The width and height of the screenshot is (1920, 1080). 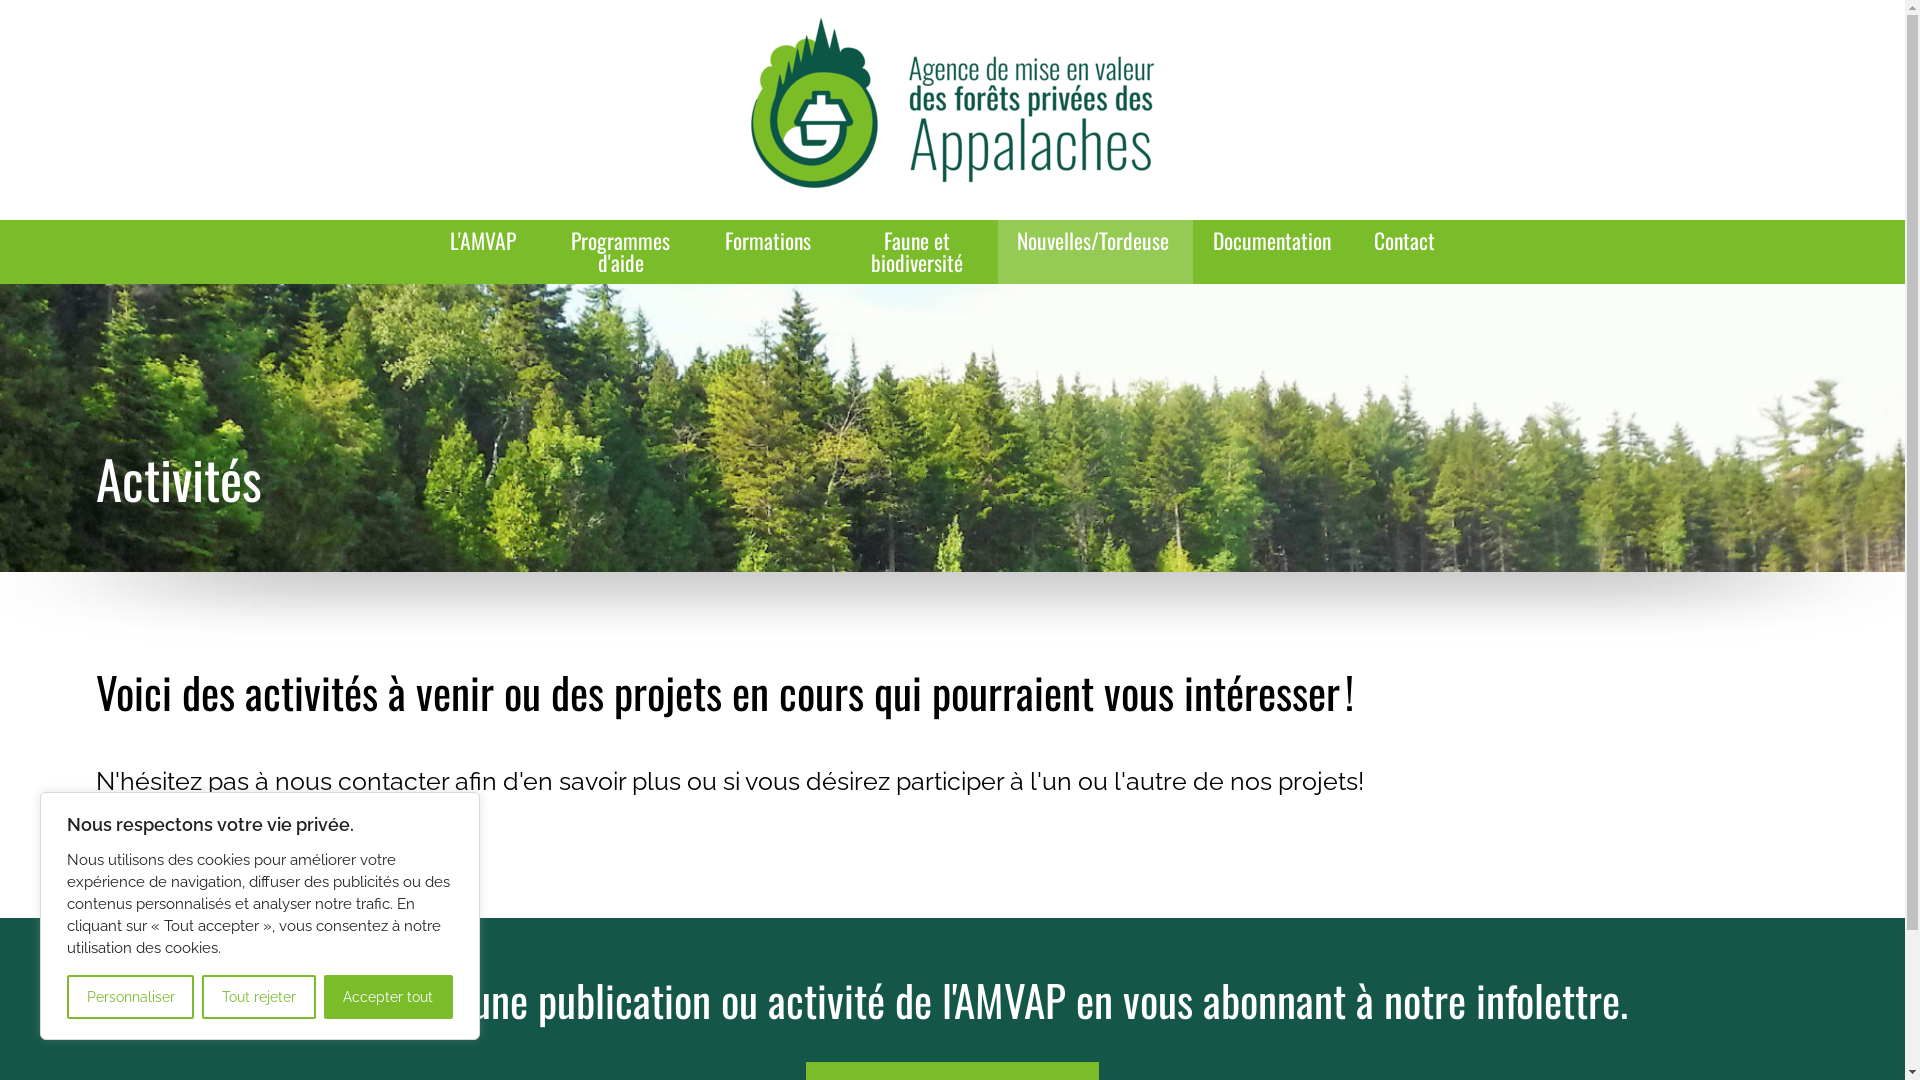 What do you see at coordinates (769, 239) in the screenshot?
I see `'Formations'` at bounding box center [769, 239].